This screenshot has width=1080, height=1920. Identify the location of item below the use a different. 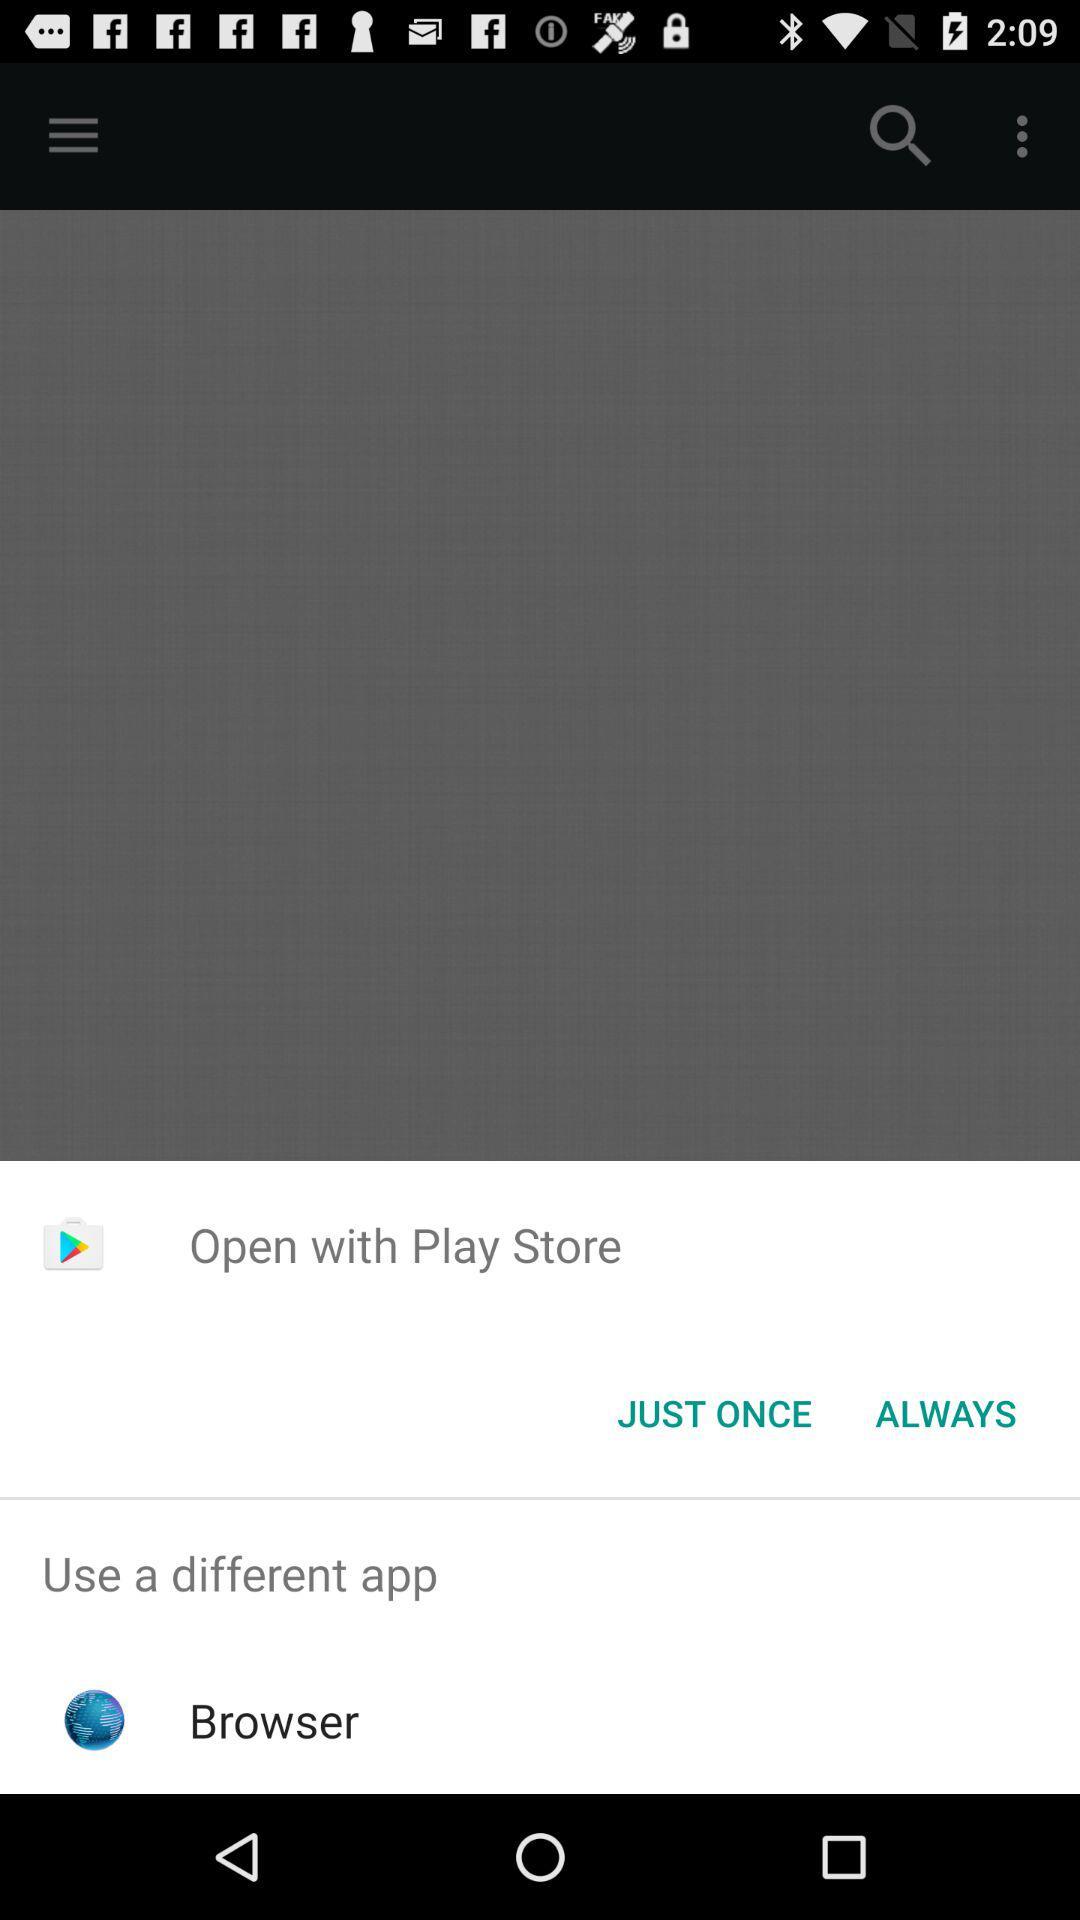
(274, 1719).